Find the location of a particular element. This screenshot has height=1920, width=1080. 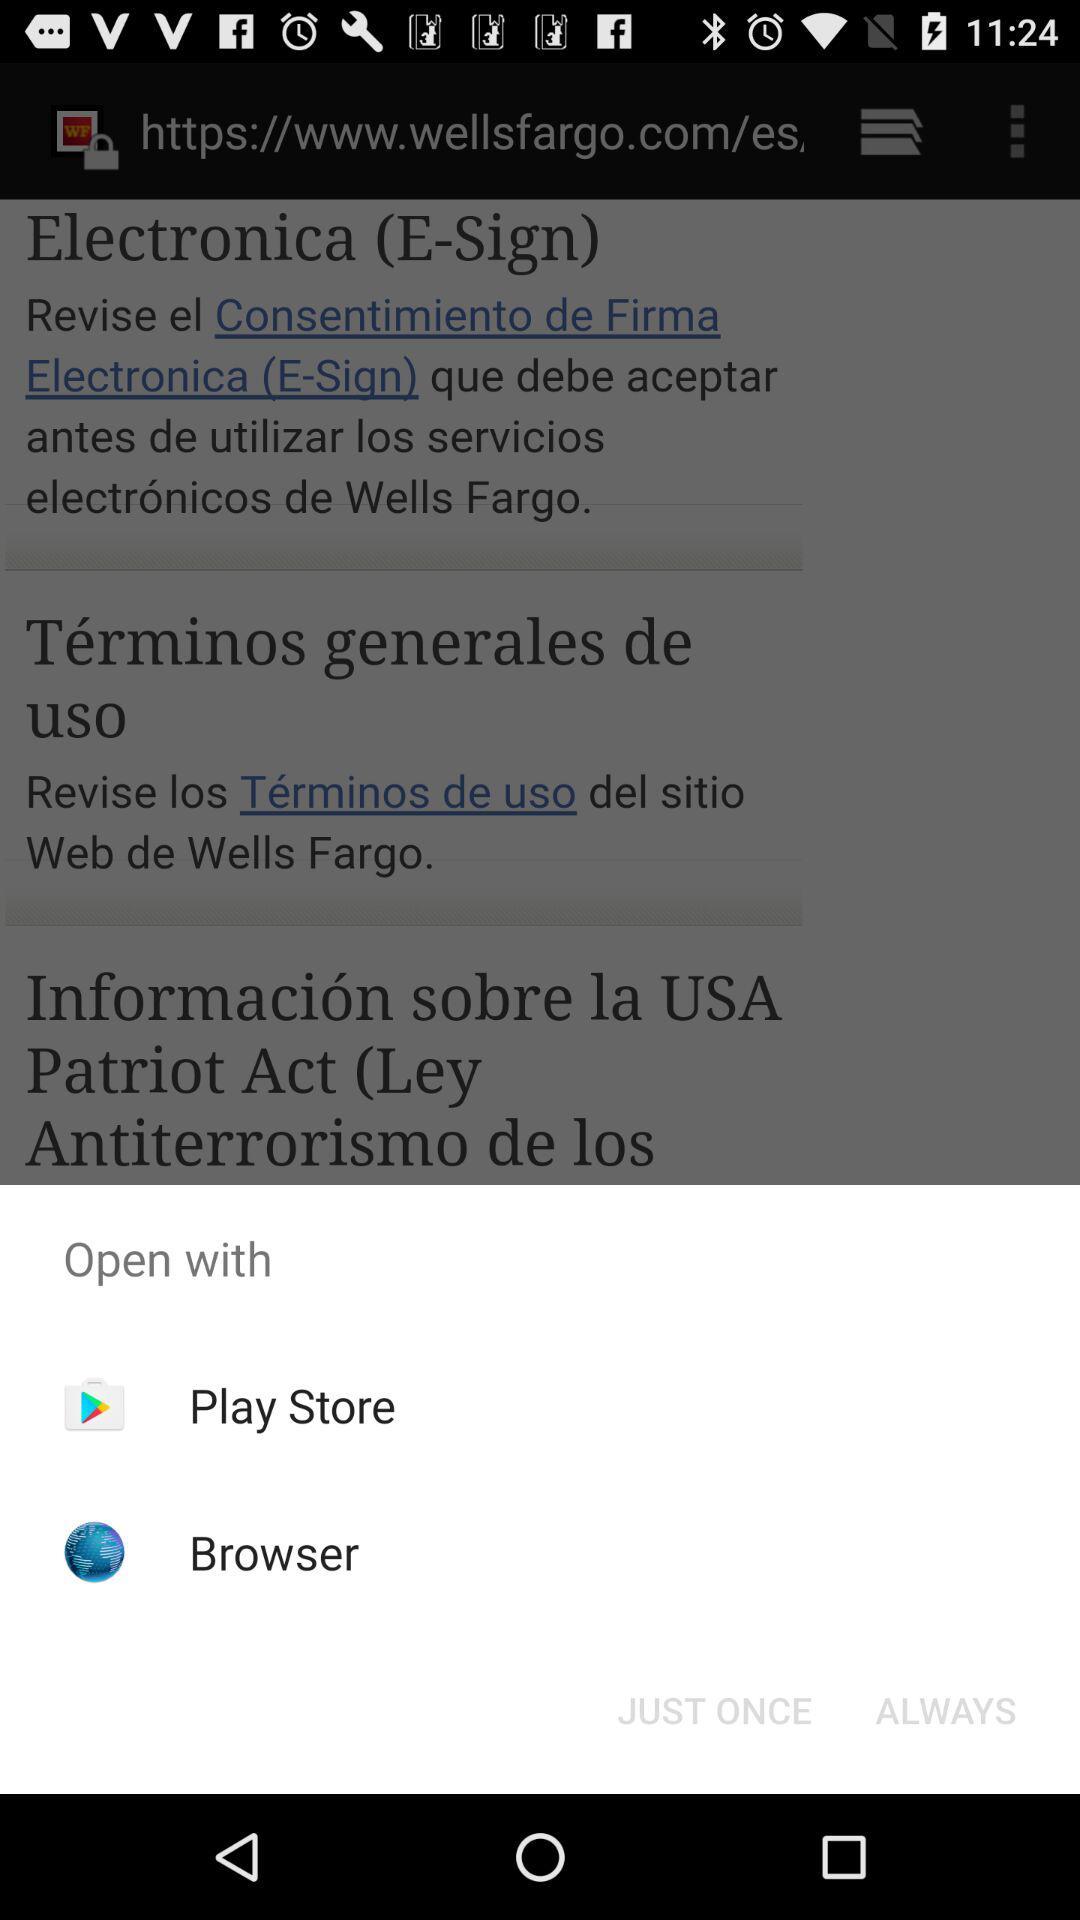

the app above browser item is located at coordinates (292, 1404).